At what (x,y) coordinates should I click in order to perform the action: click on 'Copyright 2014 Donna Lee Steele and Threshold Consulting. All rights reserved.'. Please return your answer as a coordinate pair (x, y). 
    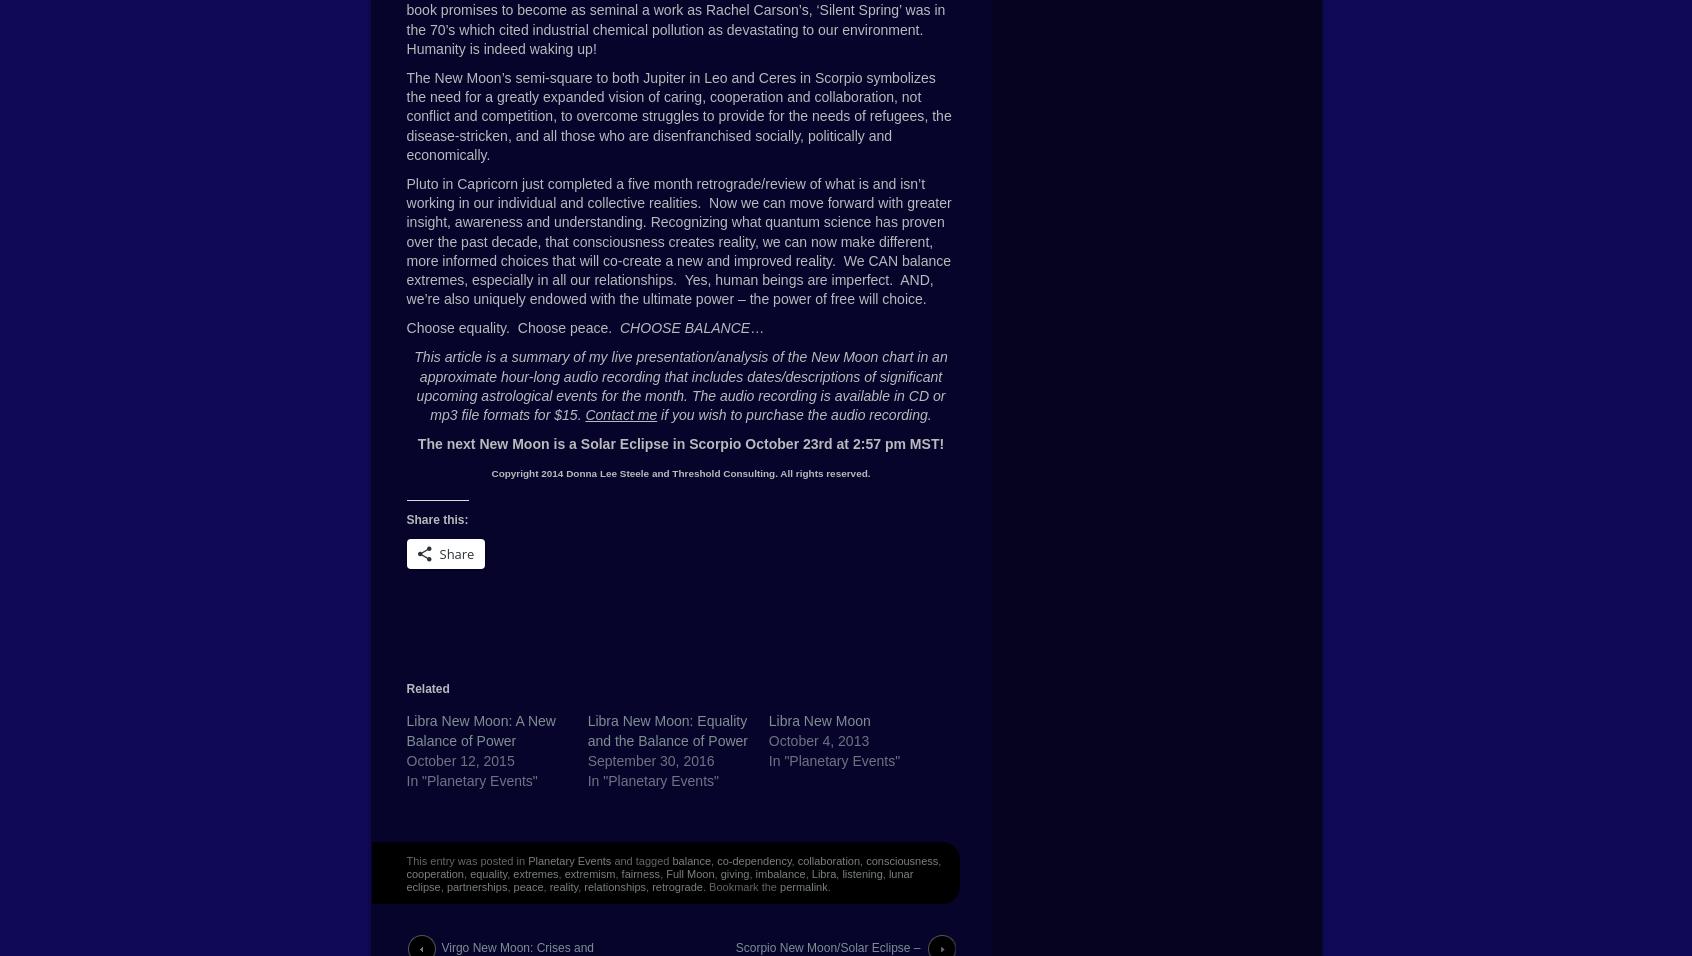
    Looking at the image, I should click on (490, 473).